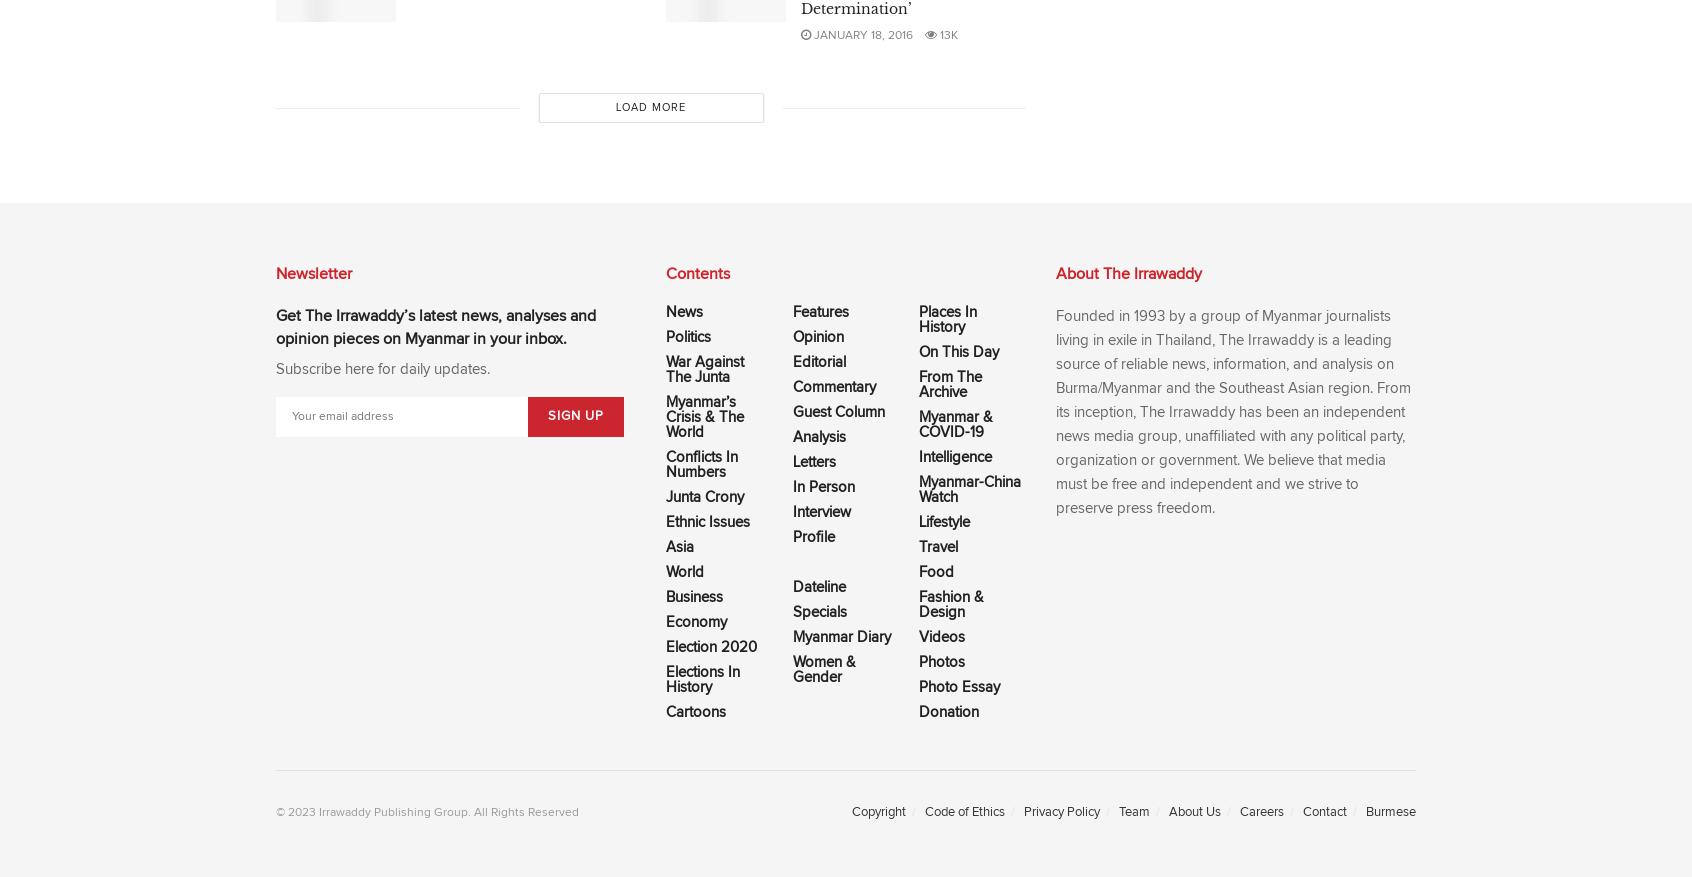 Image resolution: width=1692 pixels, height=877 pixels. Describe the element at coordinates (1233, 411) in the screenshot. I see `'Founded in 1993 by a group of Myanmar journalists living in exile in Thailand, The Irrawaddy is a leading source of reliable news, information, and analysis on Burma/Myanmar and the Southeast Asian region. From its inception, The Irrawaddy has been an independent news media group, unaffiliated with any political party, organization or government. We believe that media must be free and independent and we strive to preserve press freedom.'` at that location.